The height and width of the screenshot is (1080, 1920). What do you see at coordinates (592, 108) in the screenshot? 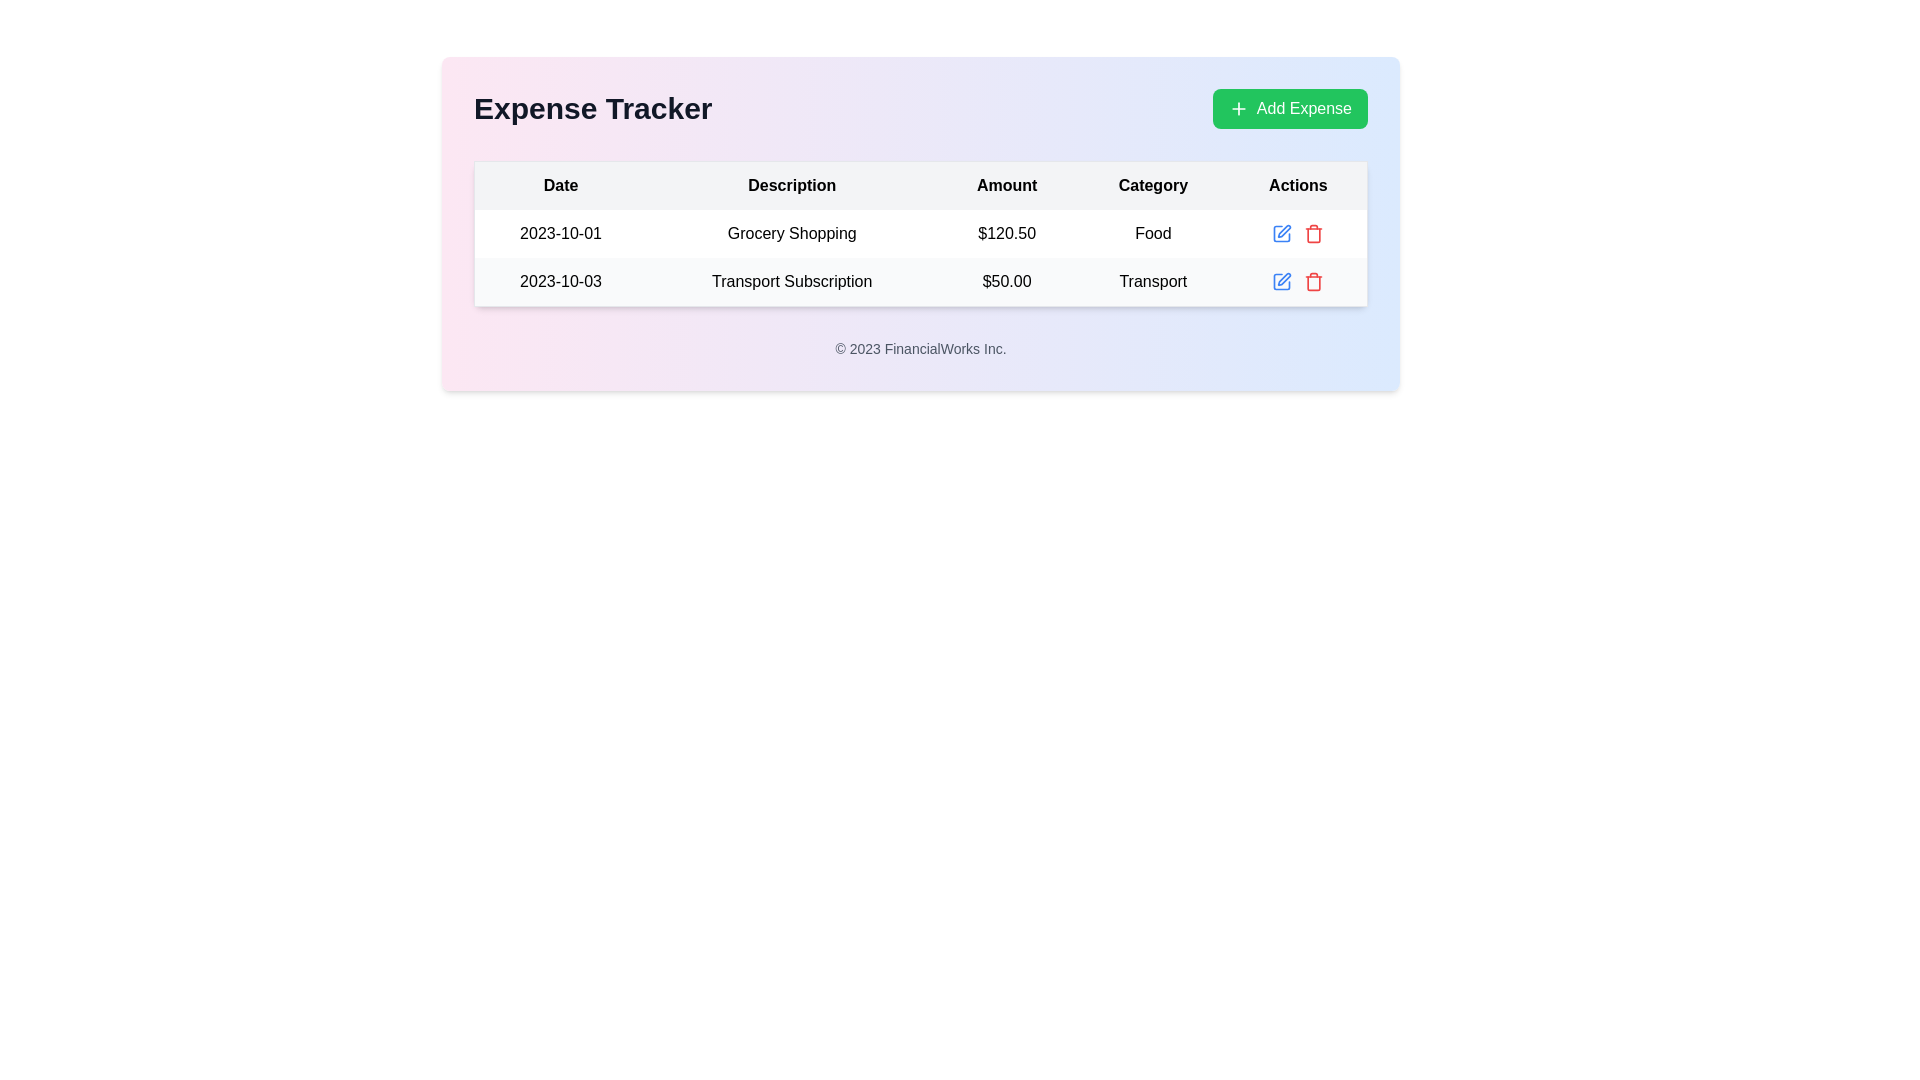
I see `the 'Expense Tracker' text label located at the top-left area of the interface, which displays the text in a large, bold sans-serif font styled in dark gray` at bounding box center [592, 108].